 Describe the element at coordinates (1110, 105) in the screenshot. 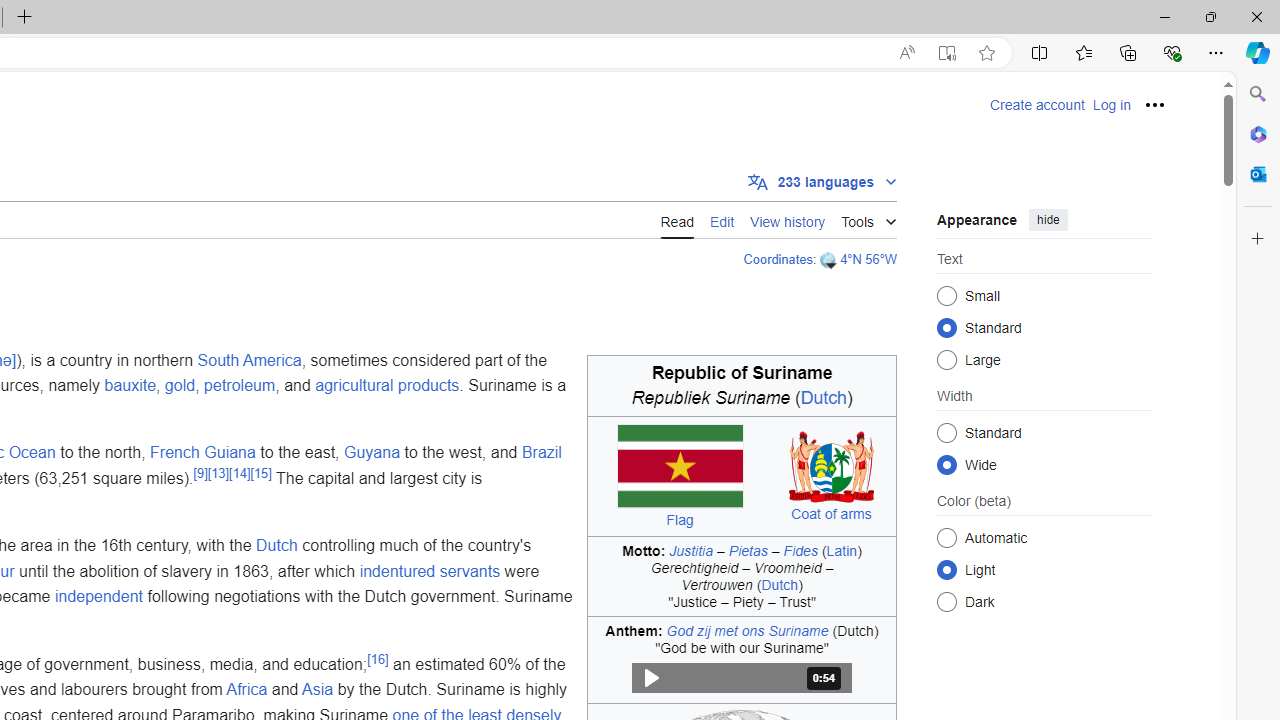

I see `'Log in'` at that location.